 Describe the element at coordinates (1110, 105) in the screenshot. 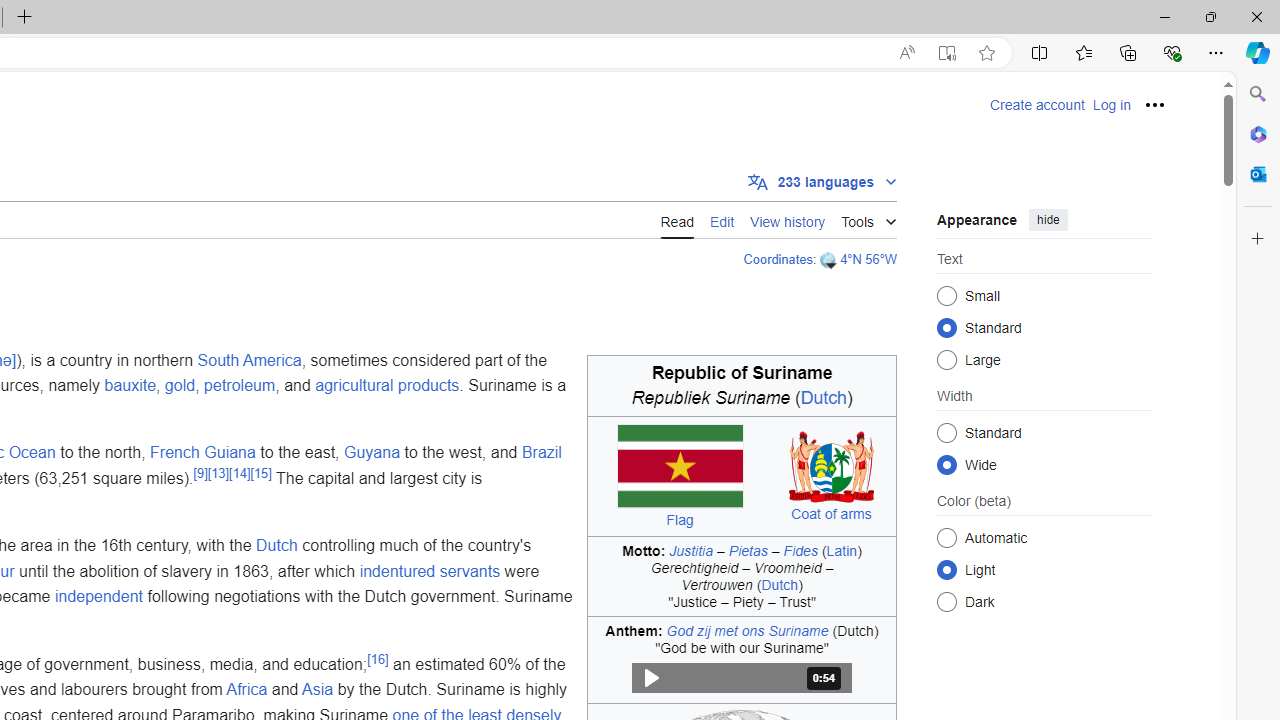

I see `'Log in'` at that location.